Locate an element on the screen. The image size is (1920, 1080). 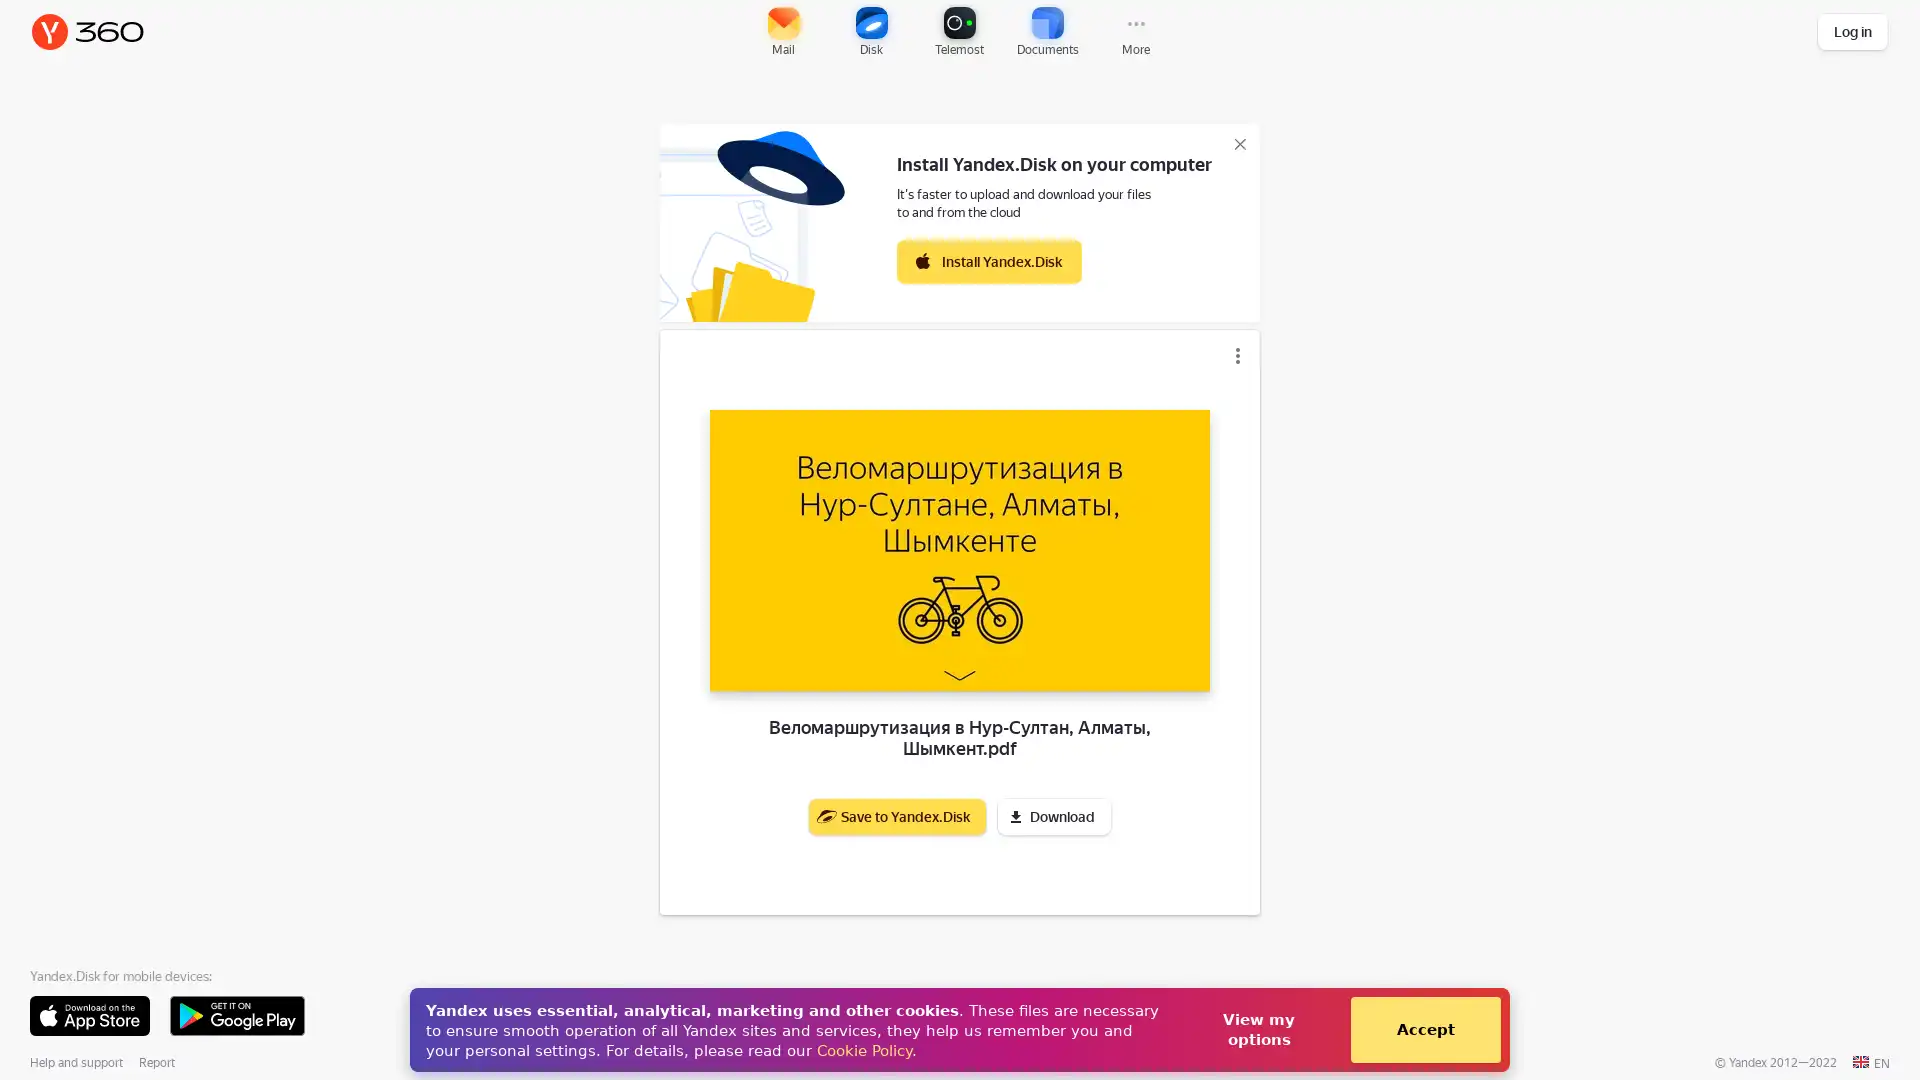
Accept is located at coordinates (1424, 1029).